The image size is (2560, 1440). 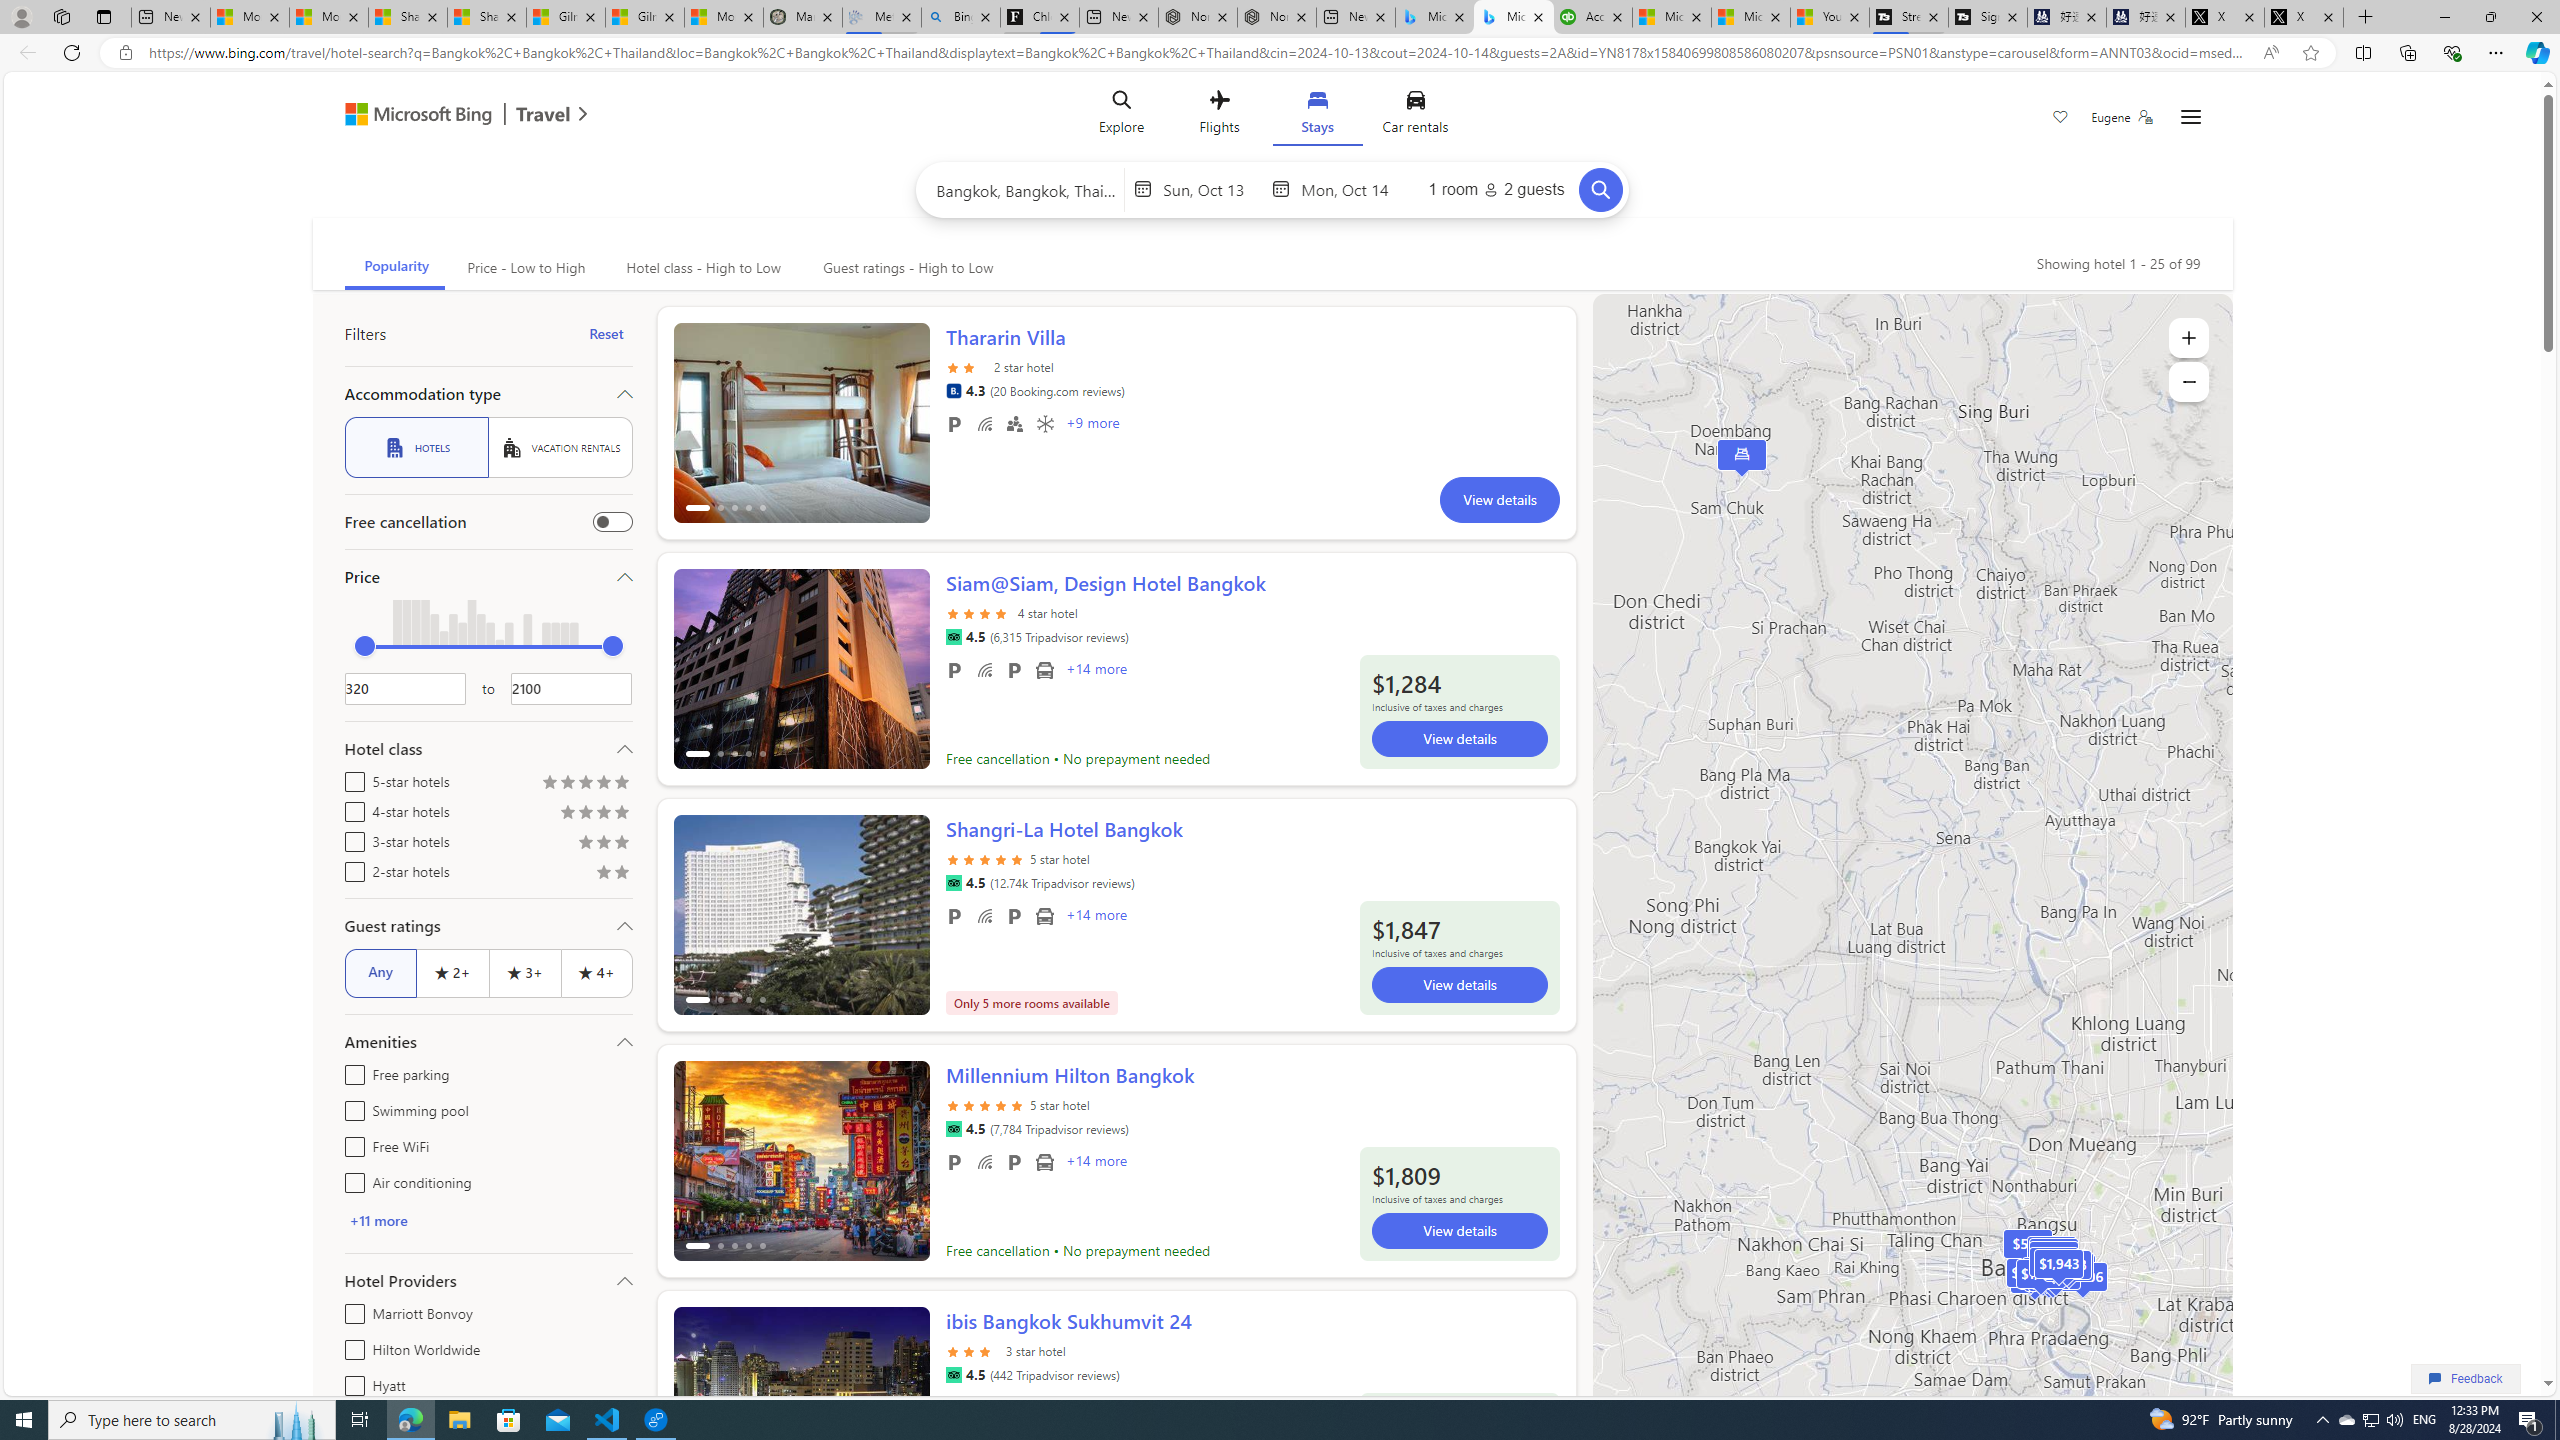 What do you see at coordinates (2188, 337) in the screenshot?
I see `'Zoom in'` at bounding box center [2188, 337].